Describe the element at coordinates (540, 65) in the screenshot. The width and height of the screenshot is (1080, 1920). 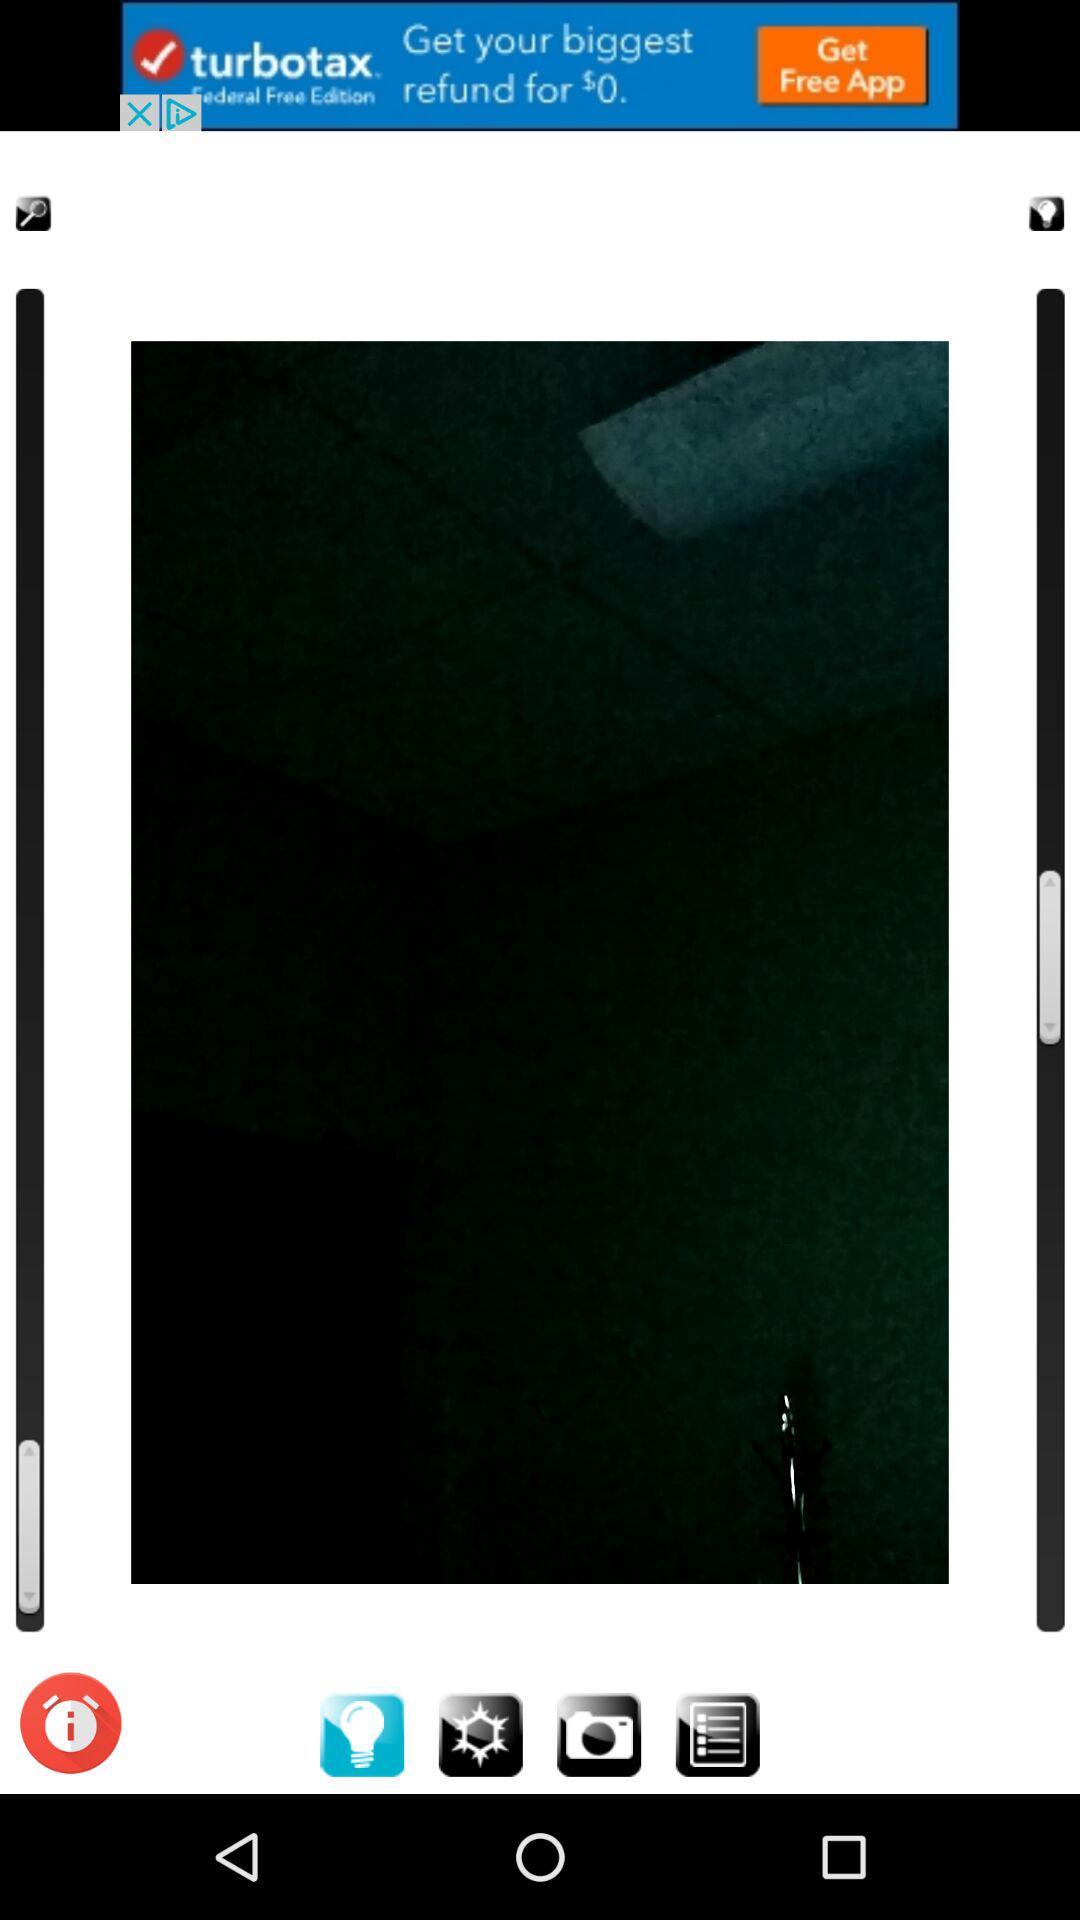
I see `advertisement` at that location.